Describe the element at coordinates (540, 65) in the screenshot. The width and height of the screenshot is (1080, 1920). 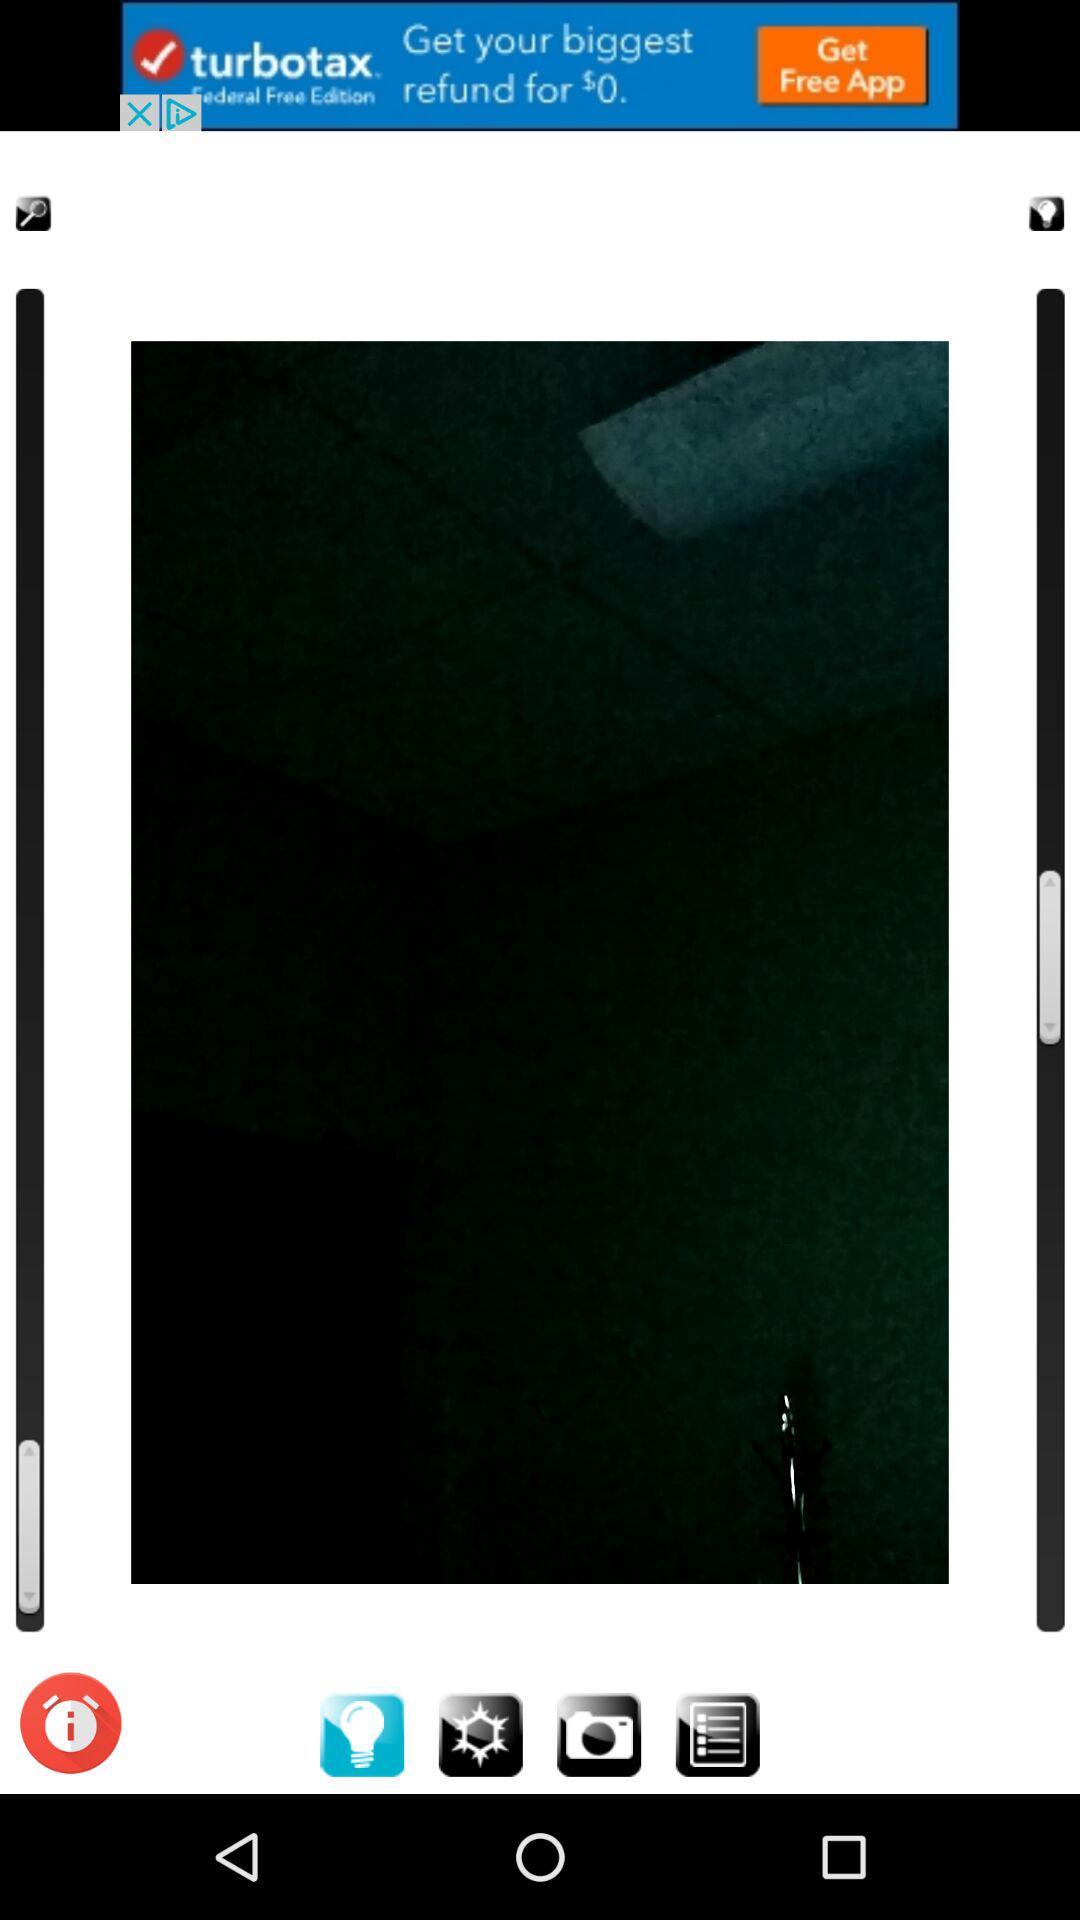
I see `advertisement` at that location.